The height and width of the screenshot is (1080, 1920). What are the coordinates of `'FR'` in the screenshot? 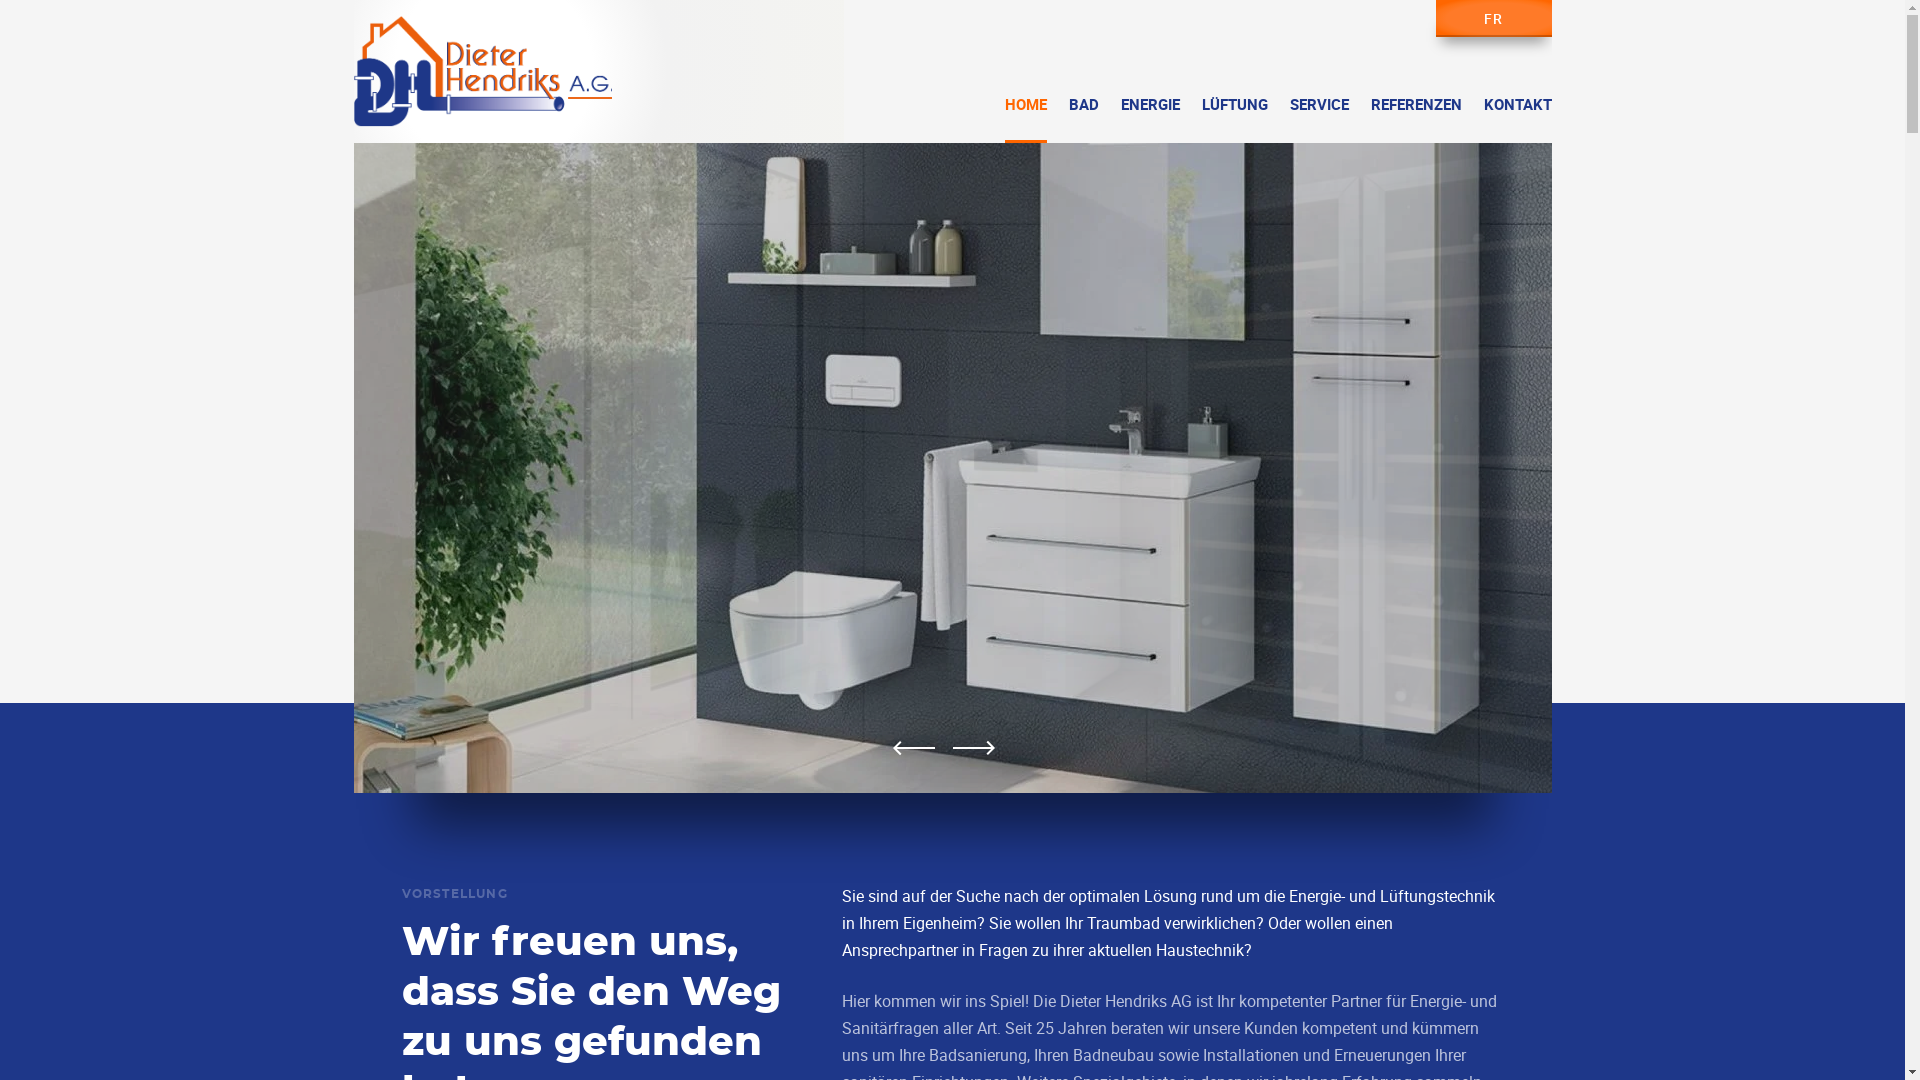 It's located at (1493, 18).